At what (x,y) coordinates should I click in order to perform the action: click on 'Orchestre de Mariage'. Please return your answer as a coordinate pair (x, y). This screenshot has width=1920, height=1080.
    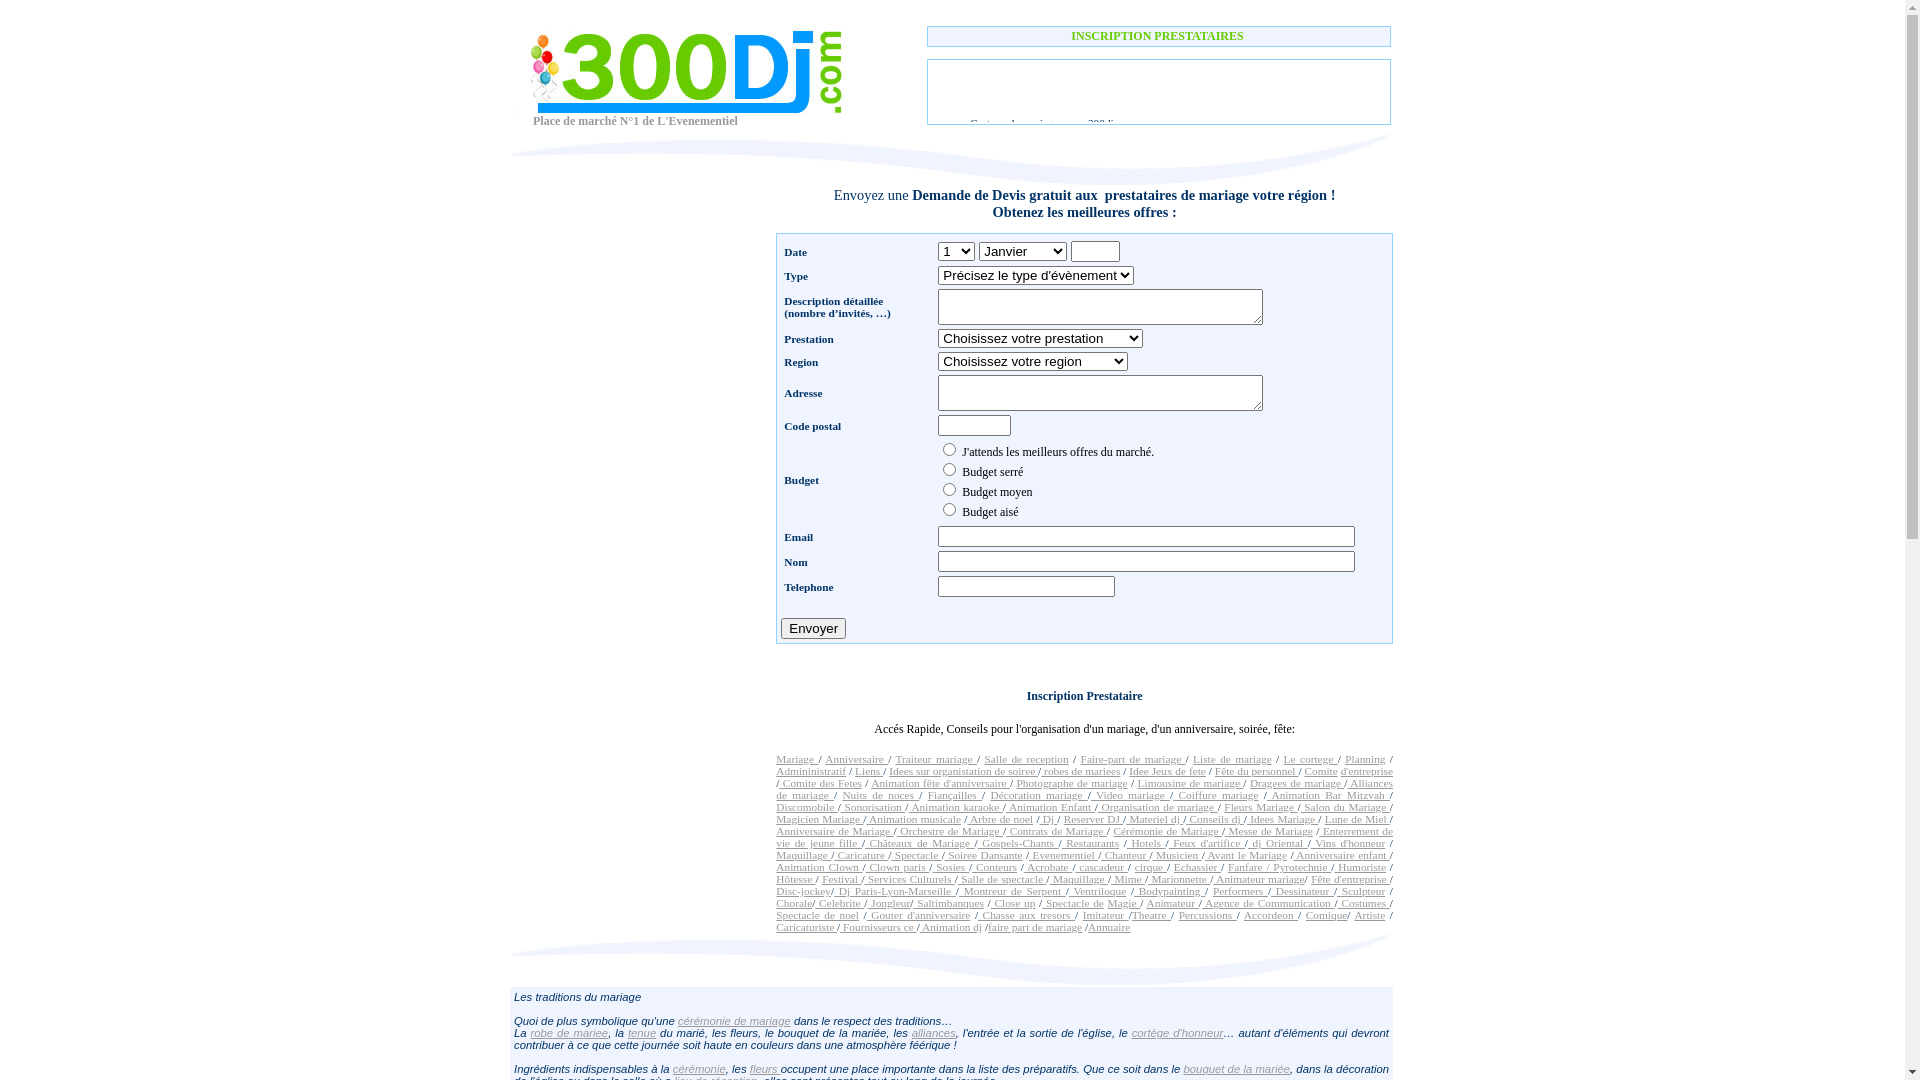
    Looking at the image, I should click on (949, 830).